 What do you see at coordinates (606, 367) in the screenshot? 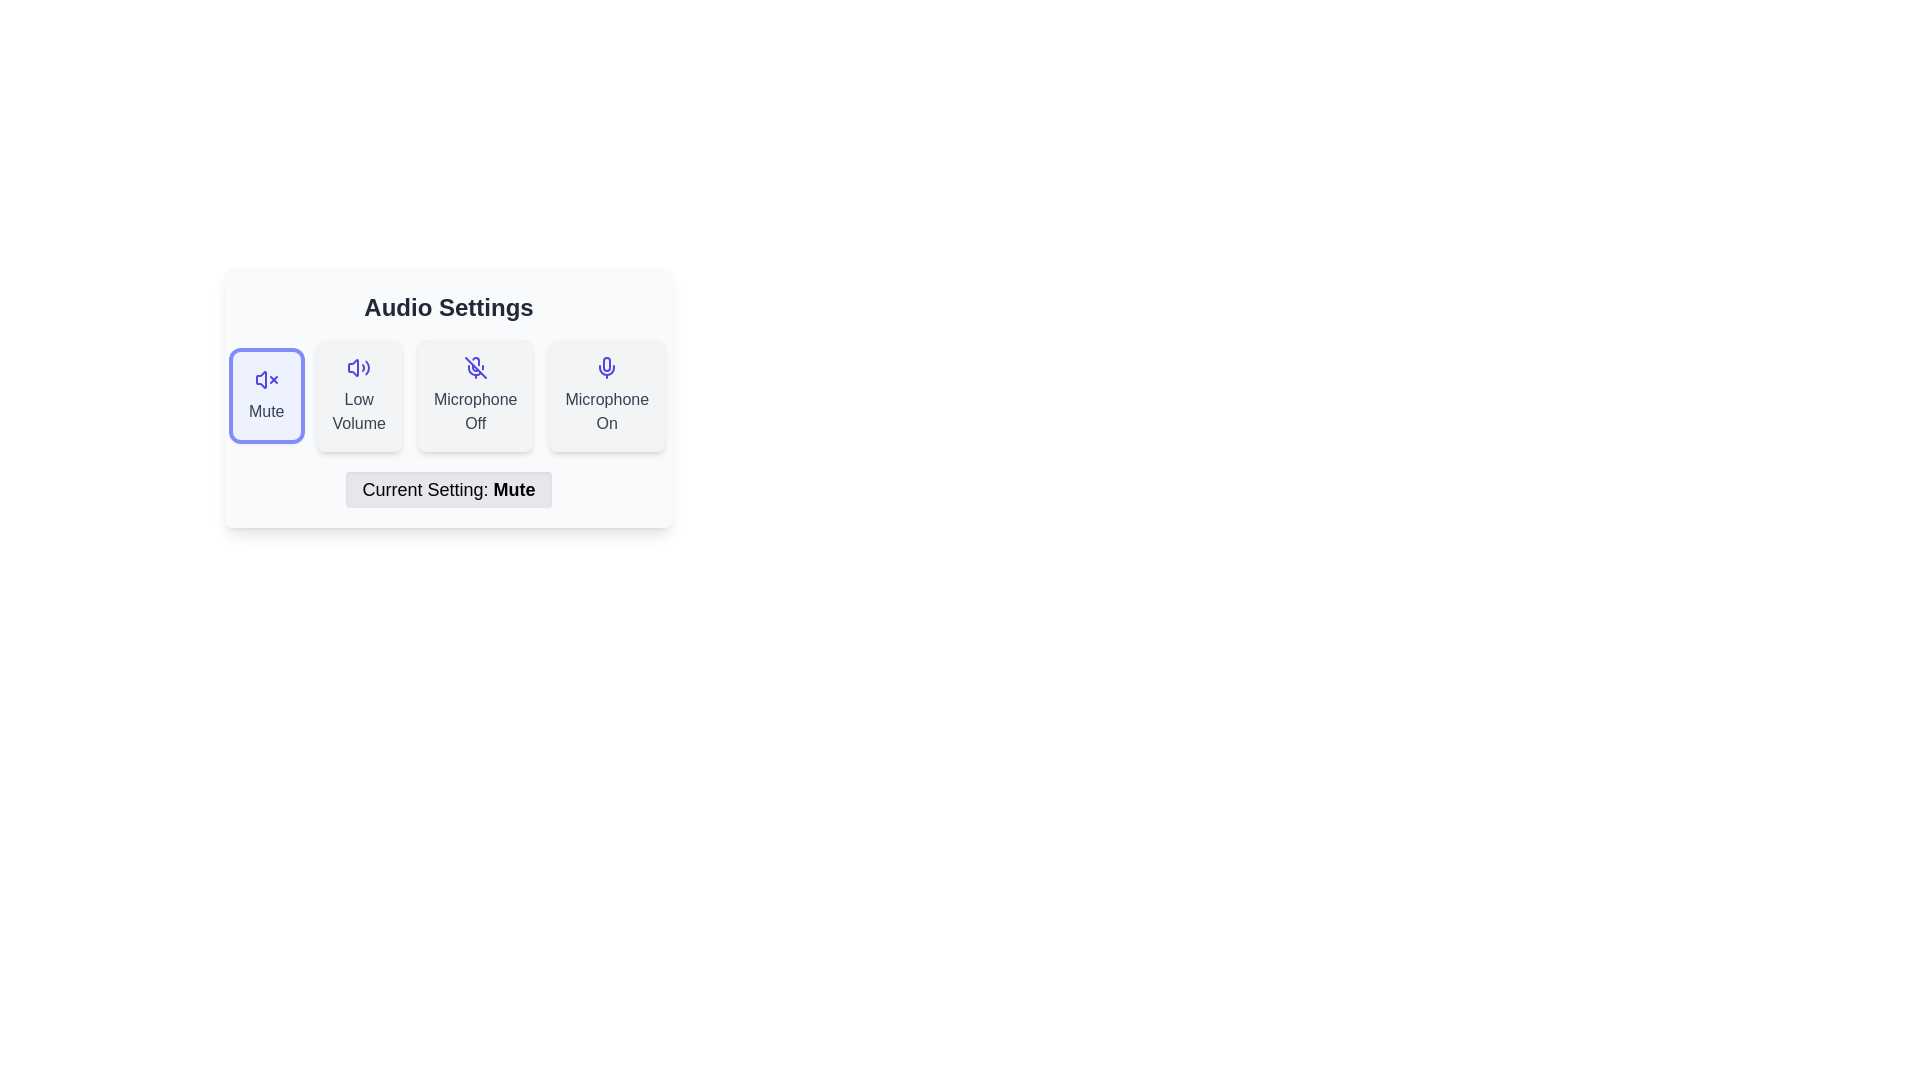
I see `the 'Microphone On' icon which indicates the microphone is active, located as the fourth button in a horizontal row of similar buttons` at bounding box center [606, 367].